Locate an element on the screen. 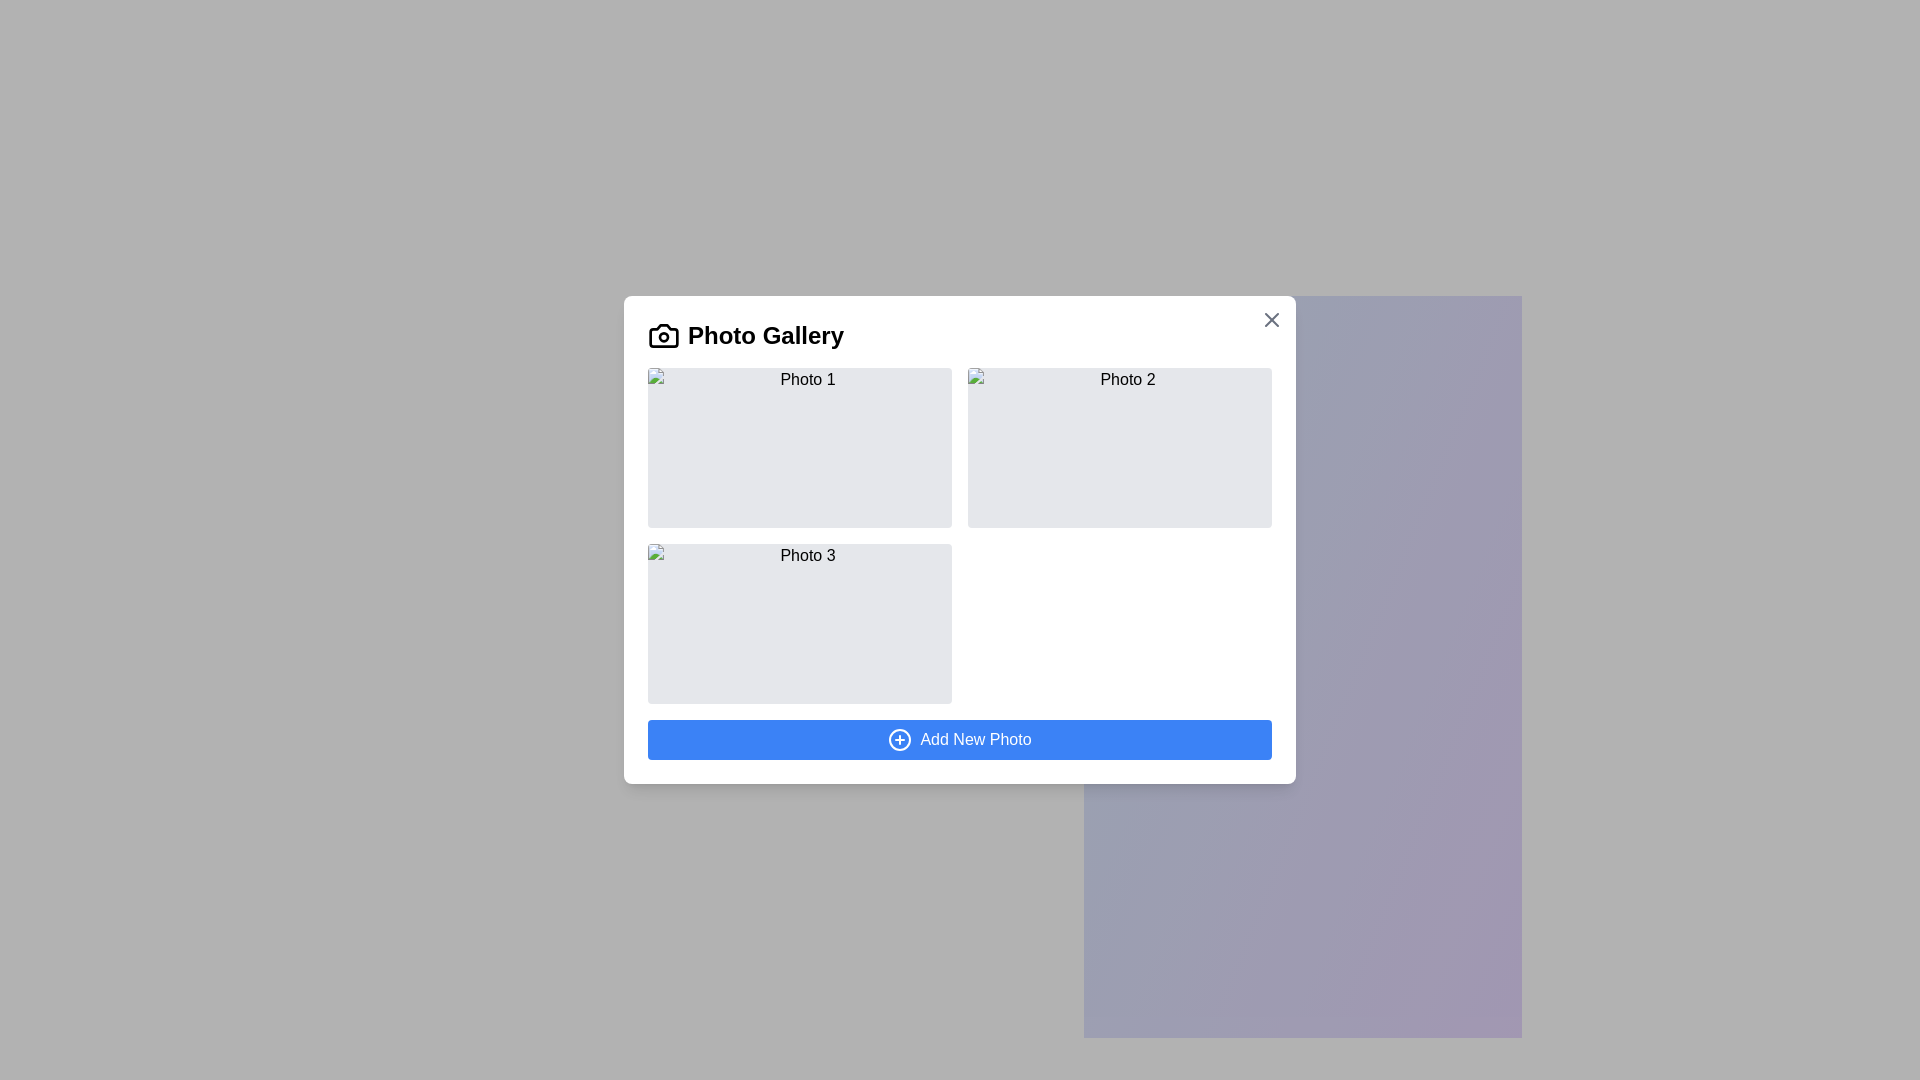 Image resolution: width=1920 pixels, height=1080 pixels. the 'Add New Photo' button, which is a blue rectangular button with white text and a plus icon, located at the bottom of the 'Photo Gallery' modal is located at coordinates (960, 740).